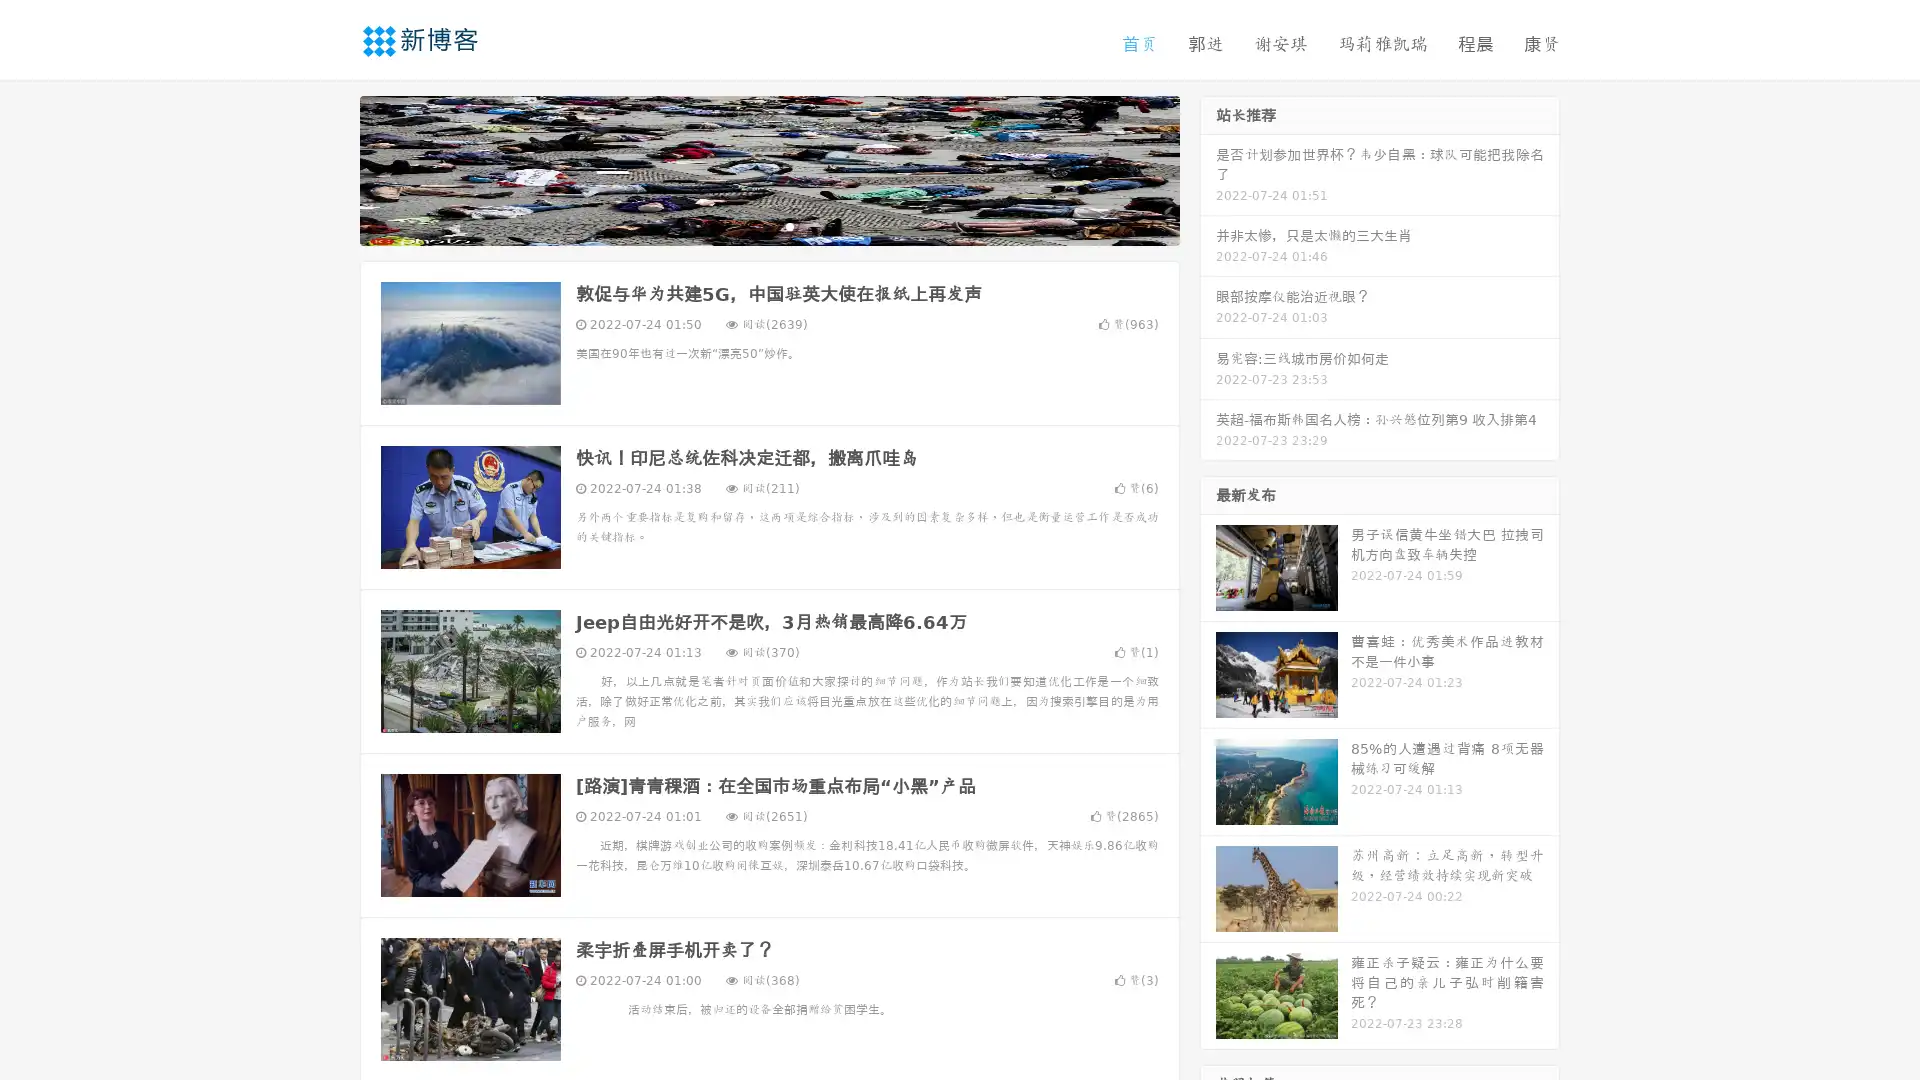  Describe the element at coordinates (330, 168) in the screenshot. I see `Previous slide` at that location.